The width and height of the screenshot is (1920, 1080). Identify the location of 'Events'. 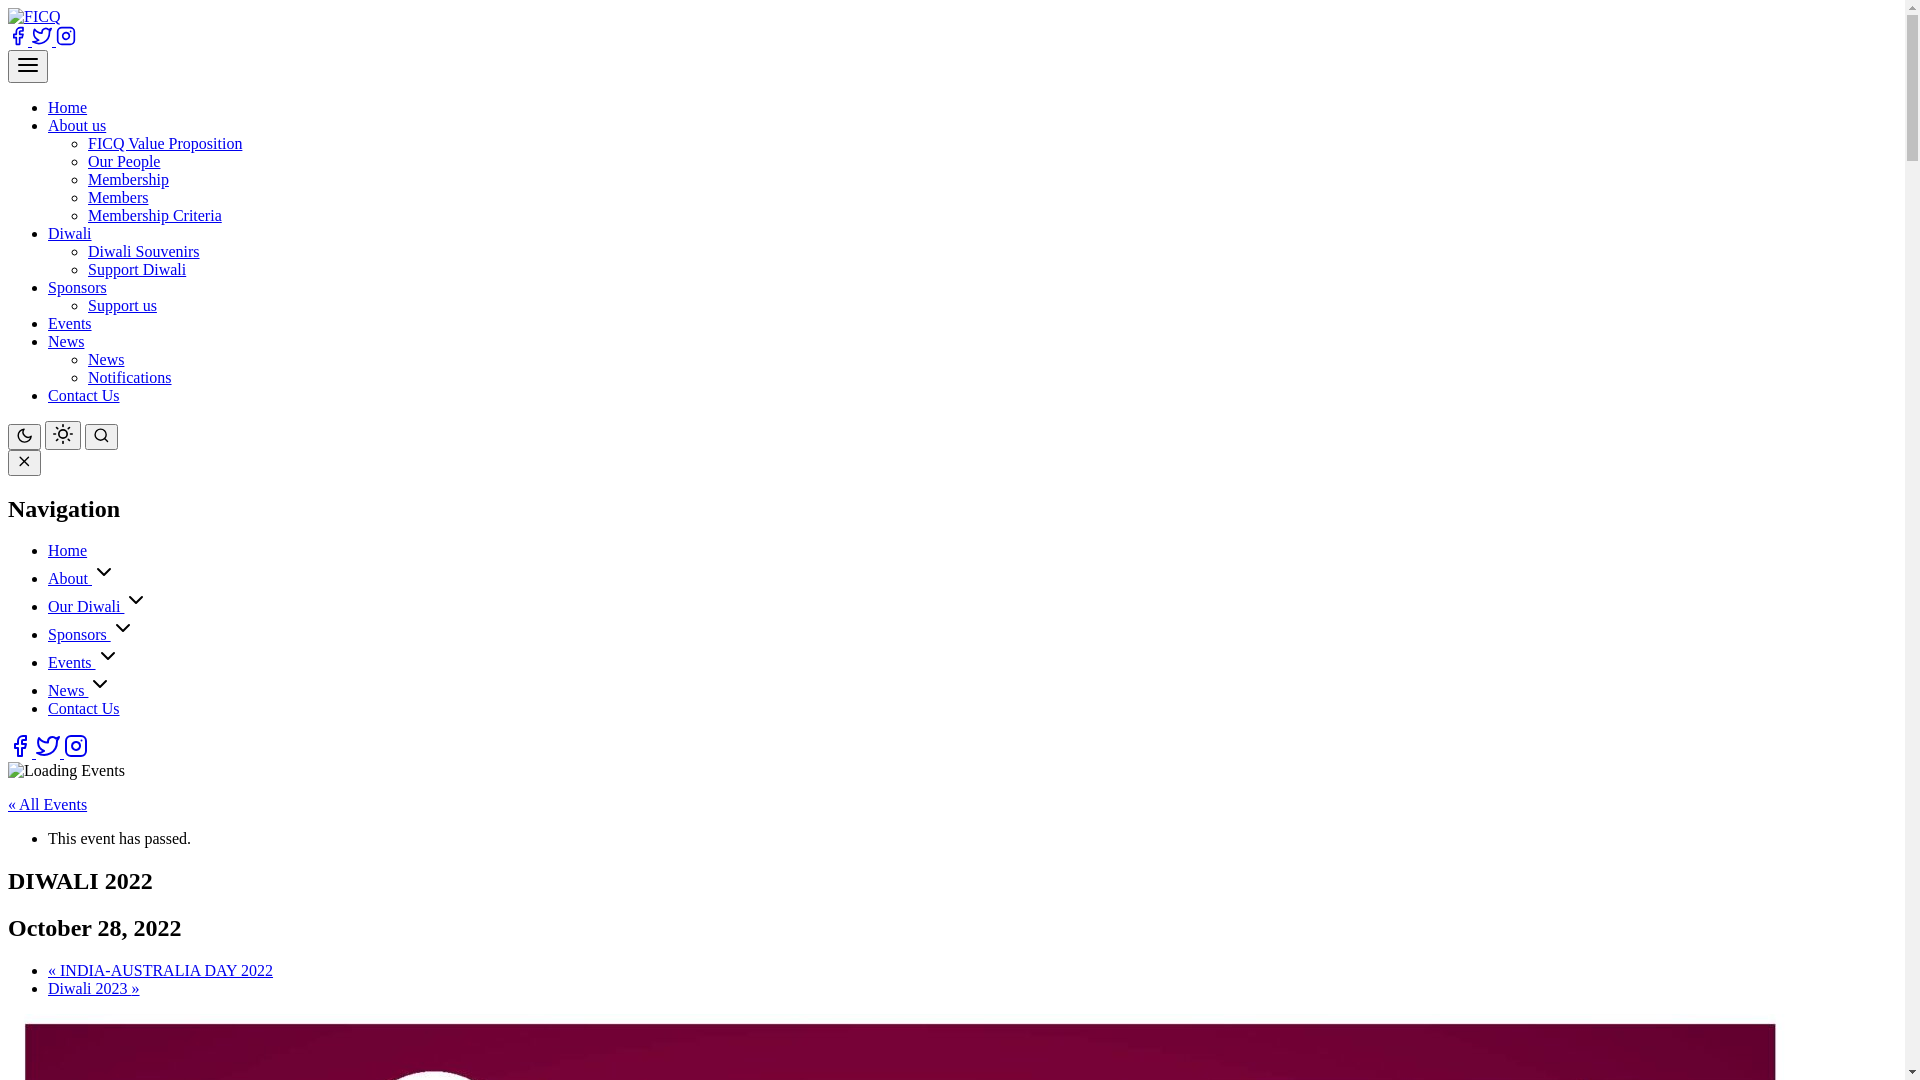
(70, 322).